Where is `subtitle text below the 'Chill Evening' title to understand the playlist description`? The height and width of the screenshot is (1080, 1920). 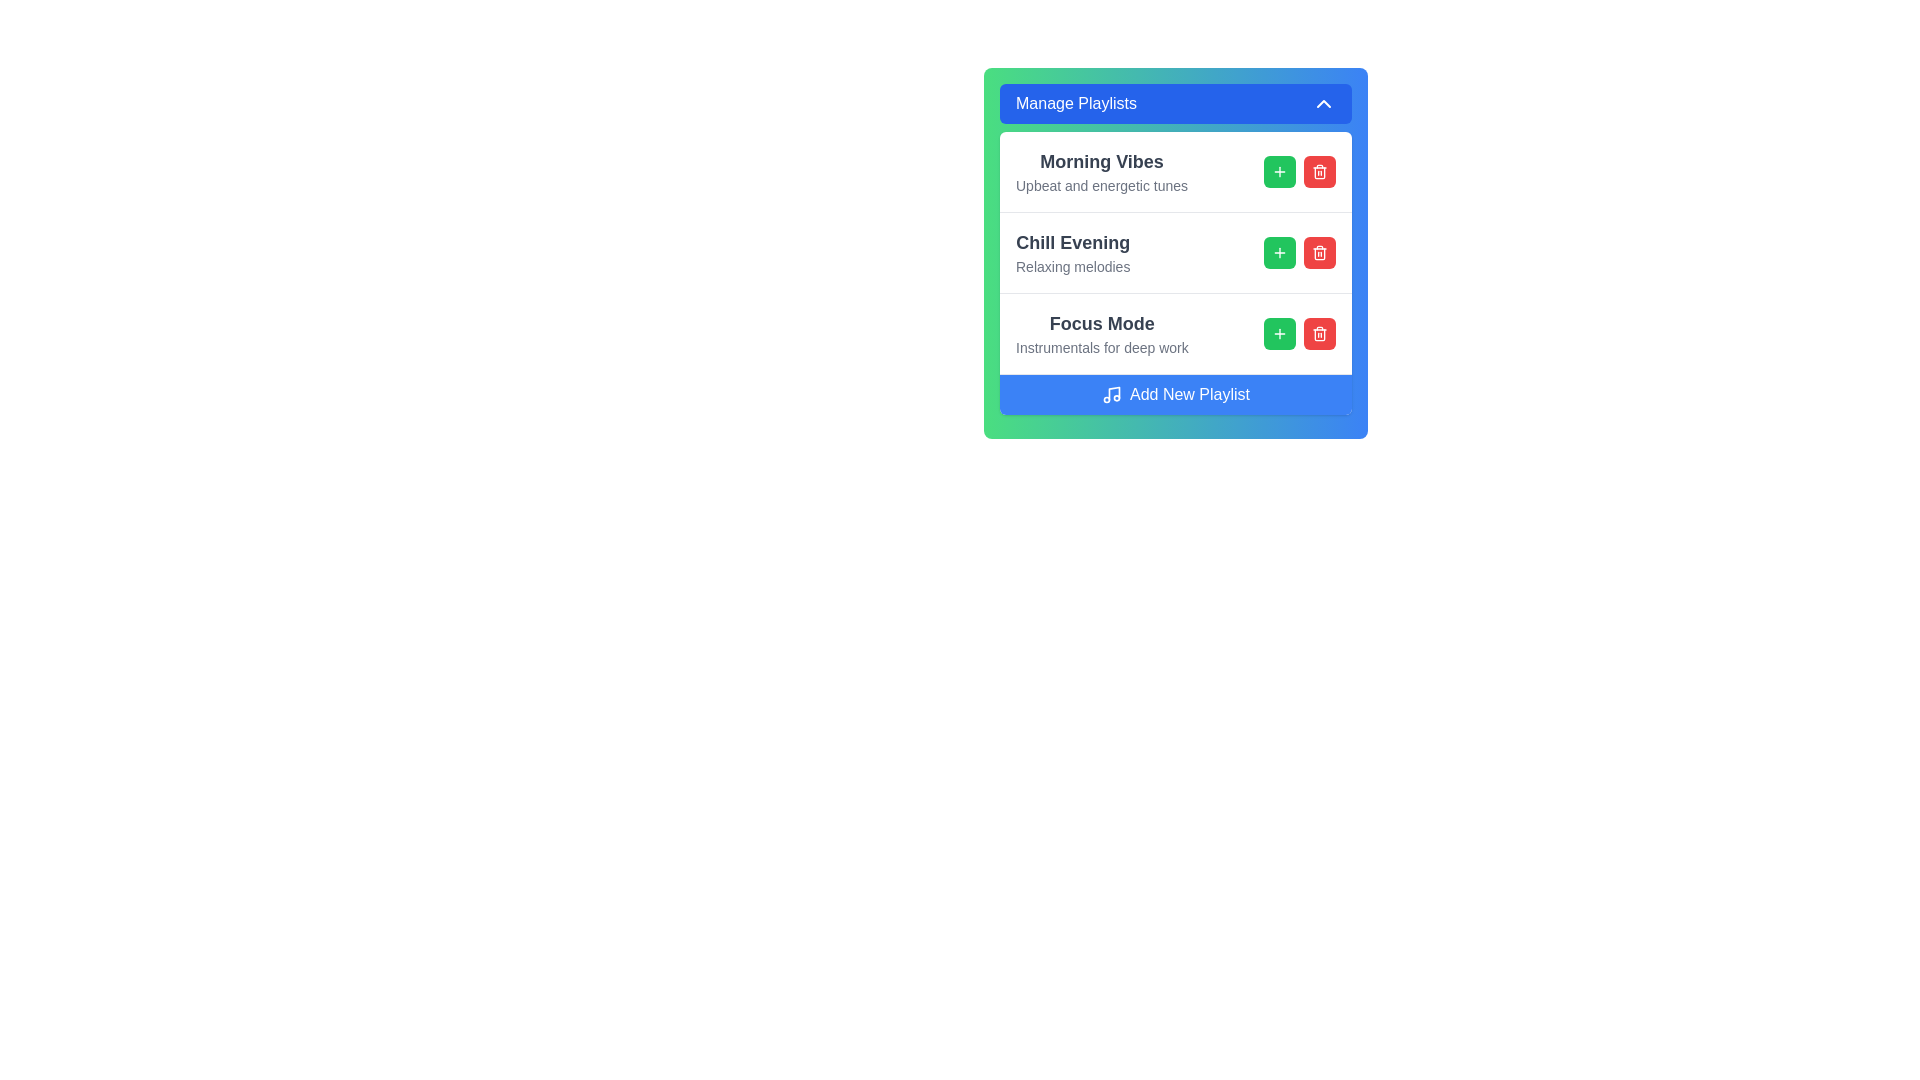 subtitle text below the 'Chill Evening' title to understand the playlist description is located at coordinates (1072, 265).